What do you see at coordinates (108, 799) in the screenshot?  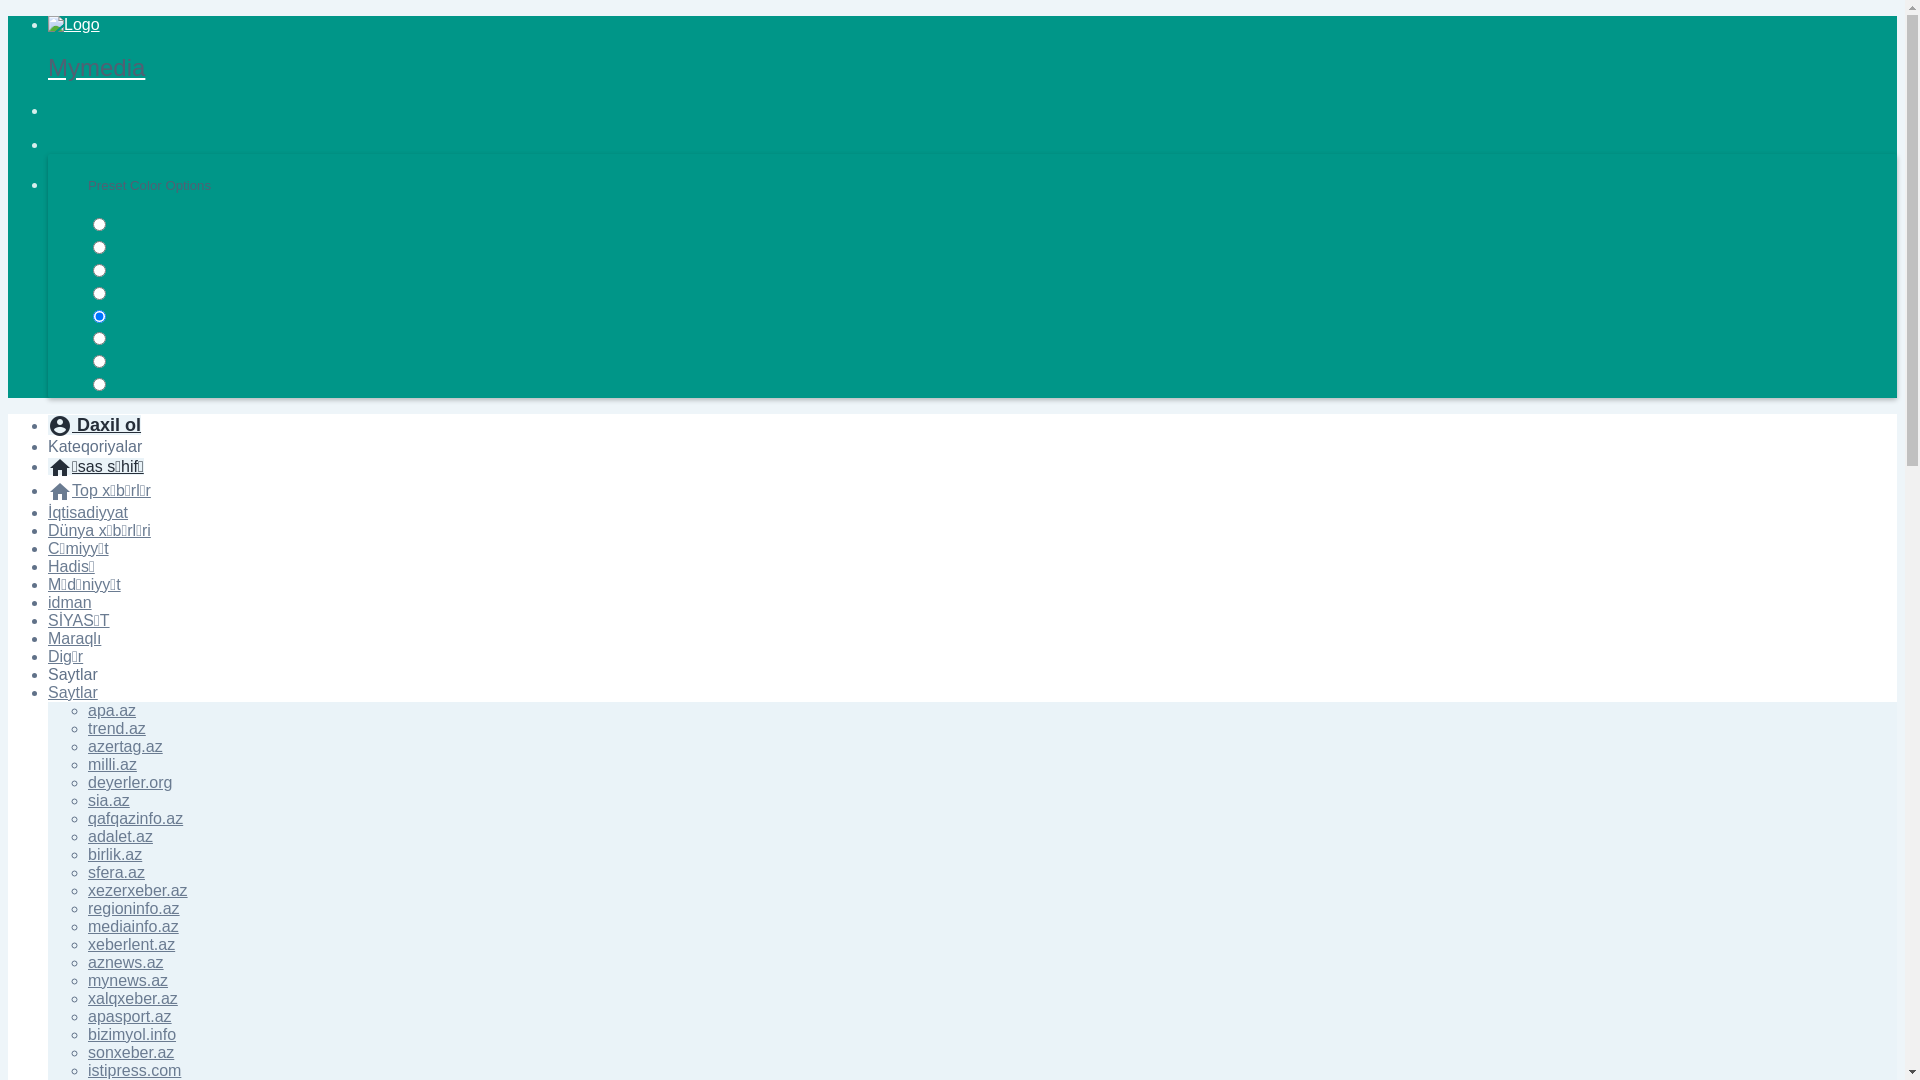 I see `'sia.az'` at bounding box center [108, 799].